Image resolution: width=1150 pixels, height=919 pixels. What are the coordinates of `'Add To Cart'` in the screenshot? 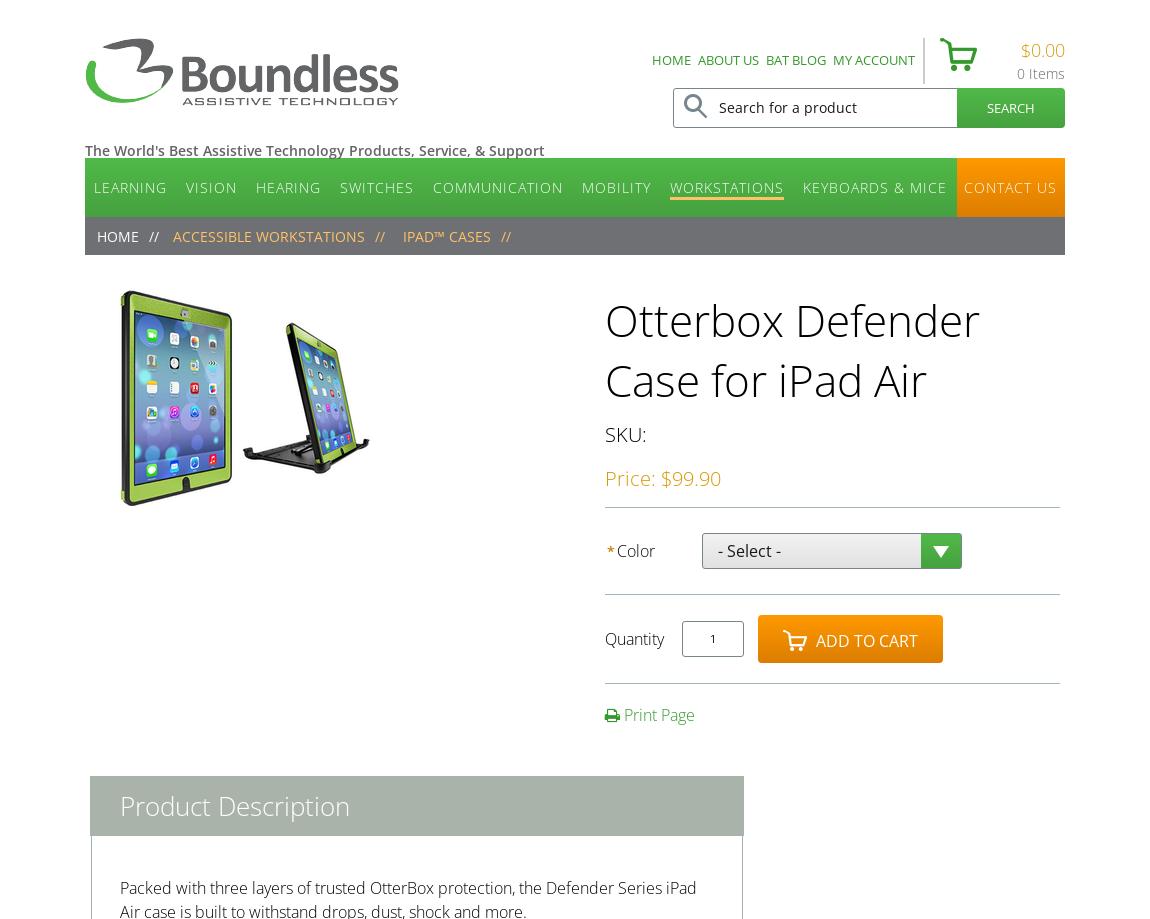 It's located at (865, 641).